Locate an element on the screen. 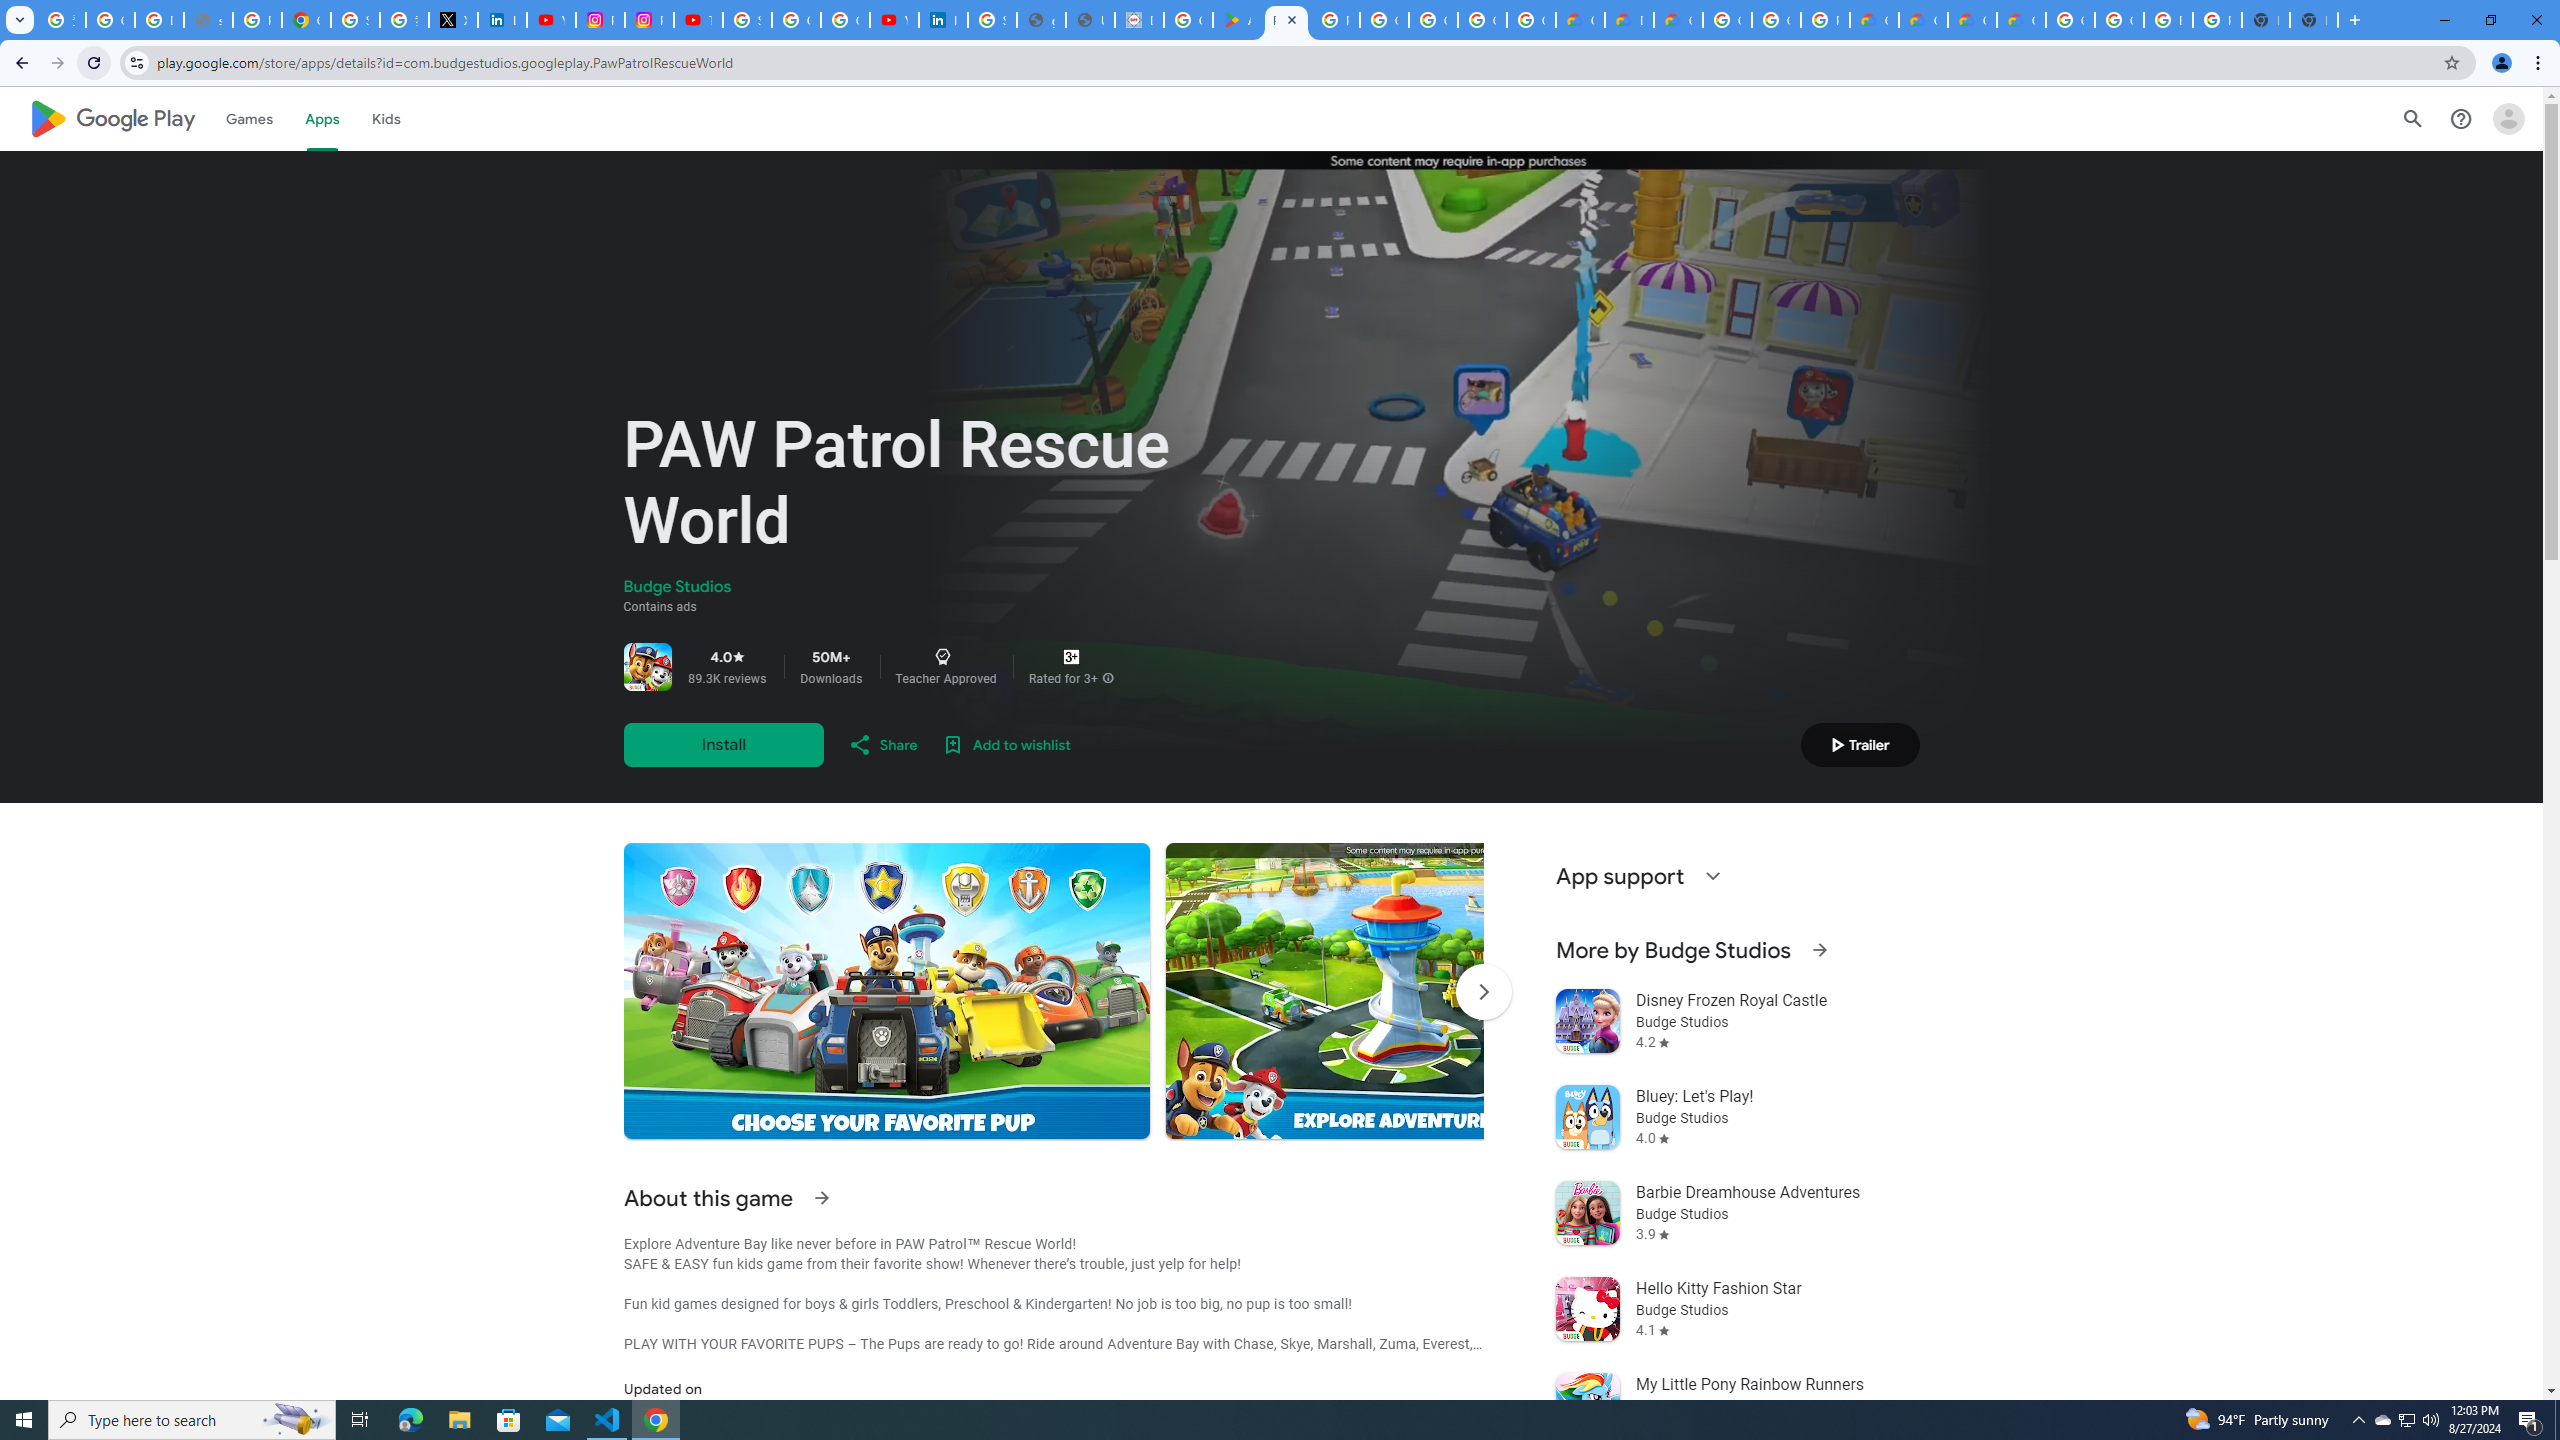  'Content rating' is located at coordinates (1071, 656).